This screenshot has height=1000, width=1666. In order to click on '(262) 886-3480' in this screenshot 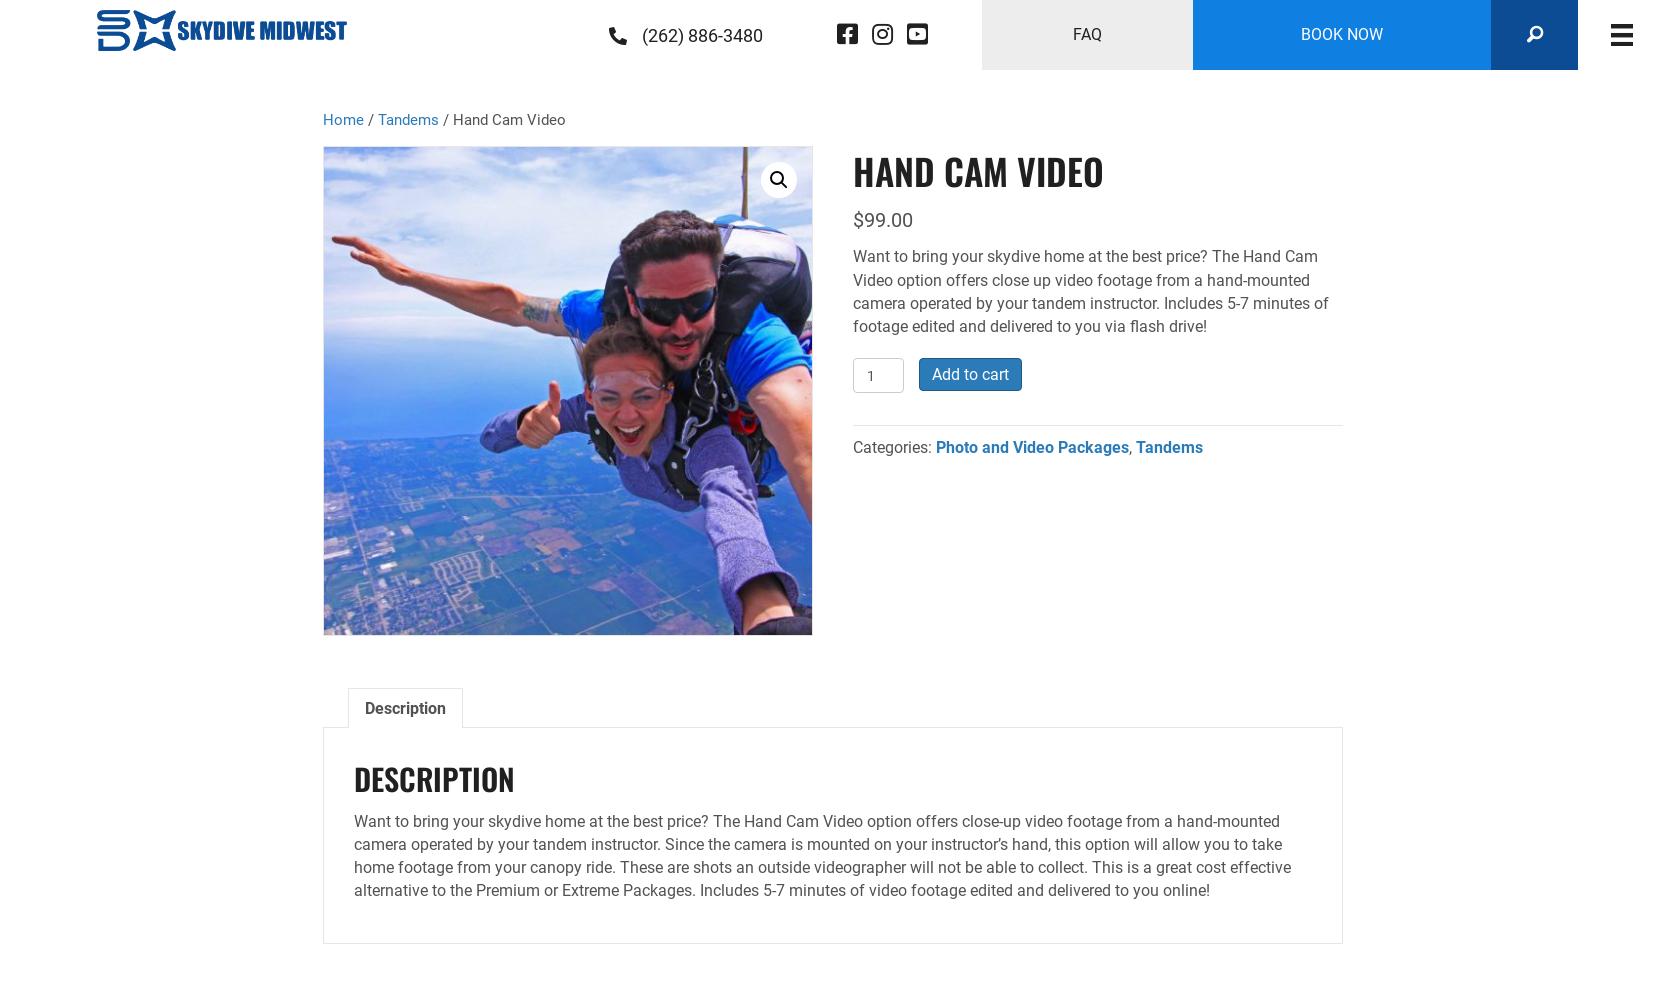, I will do `click(701, 34)`.